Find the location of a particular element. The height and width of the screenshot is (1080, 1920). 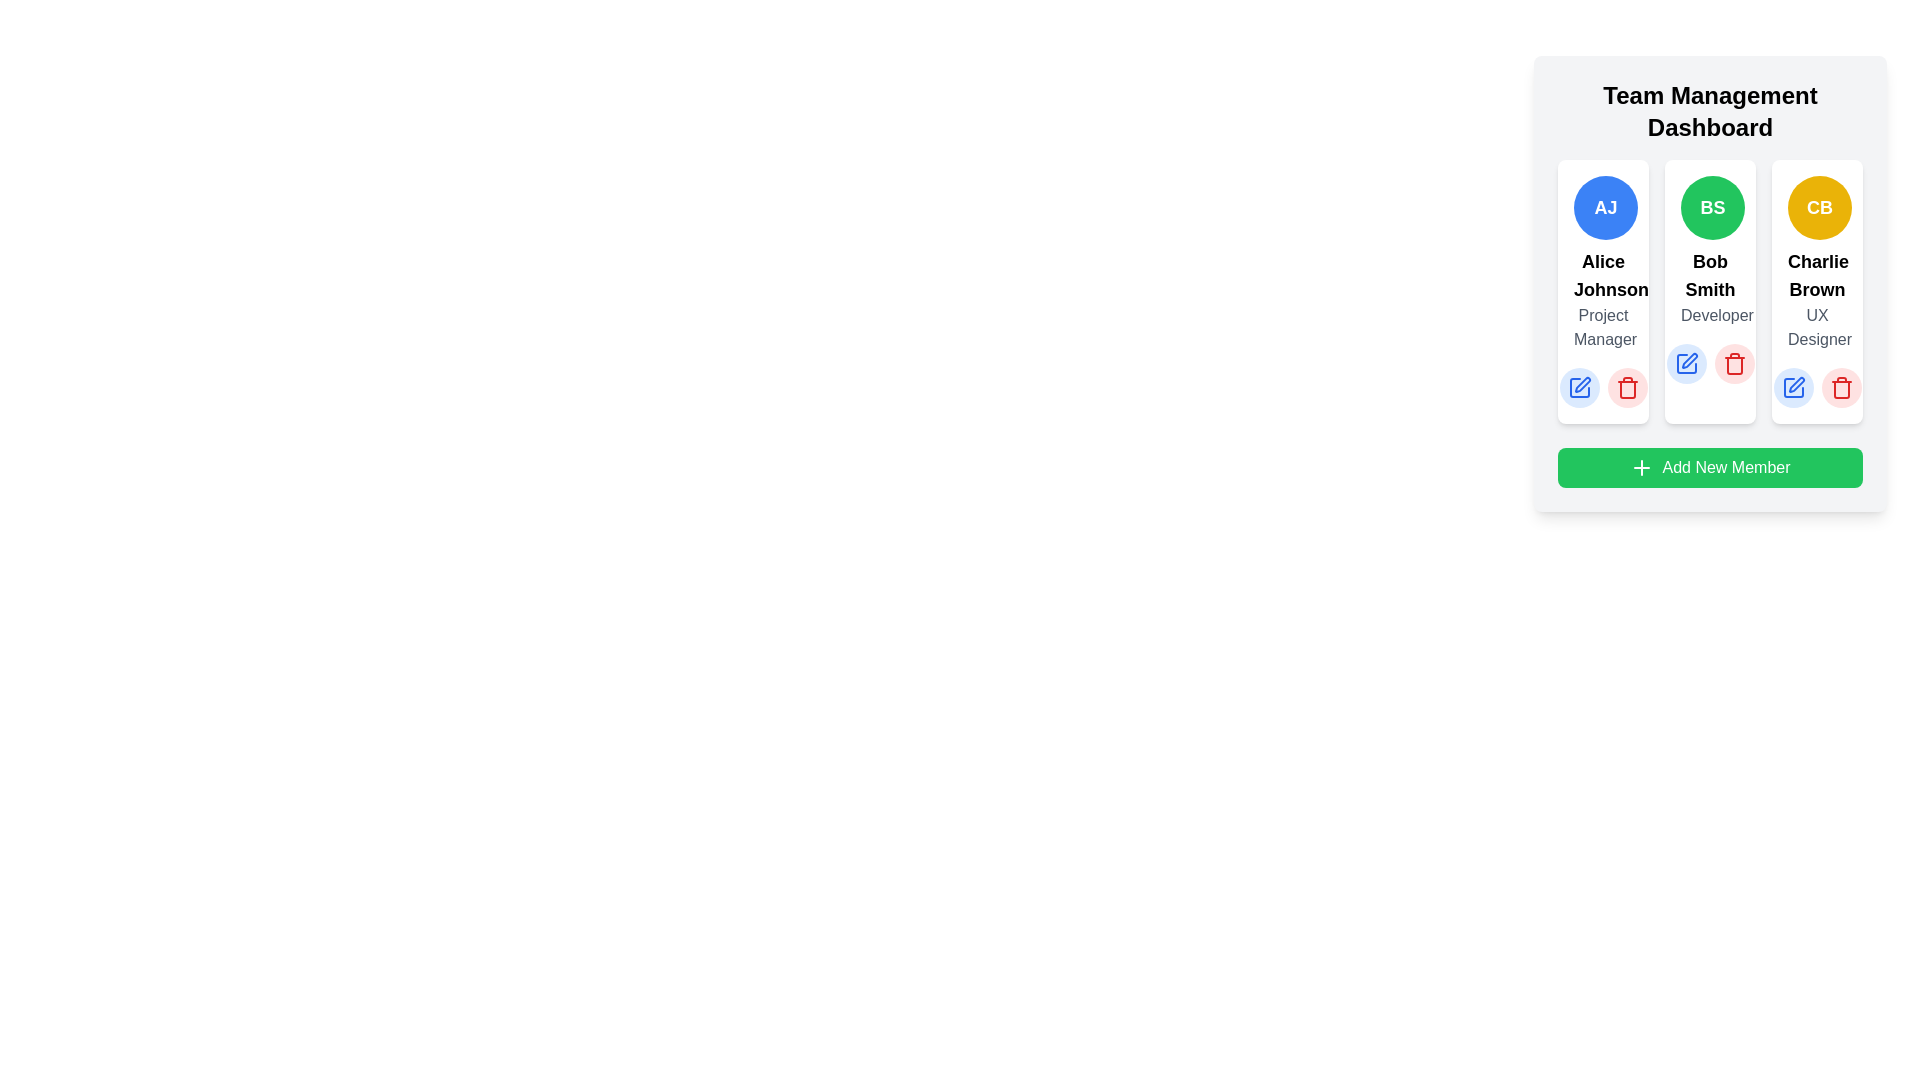

the blue edit button located at the bottom right corner of the 'Charlie Brown UX Designer' card is located at coordinates (1793, 388).